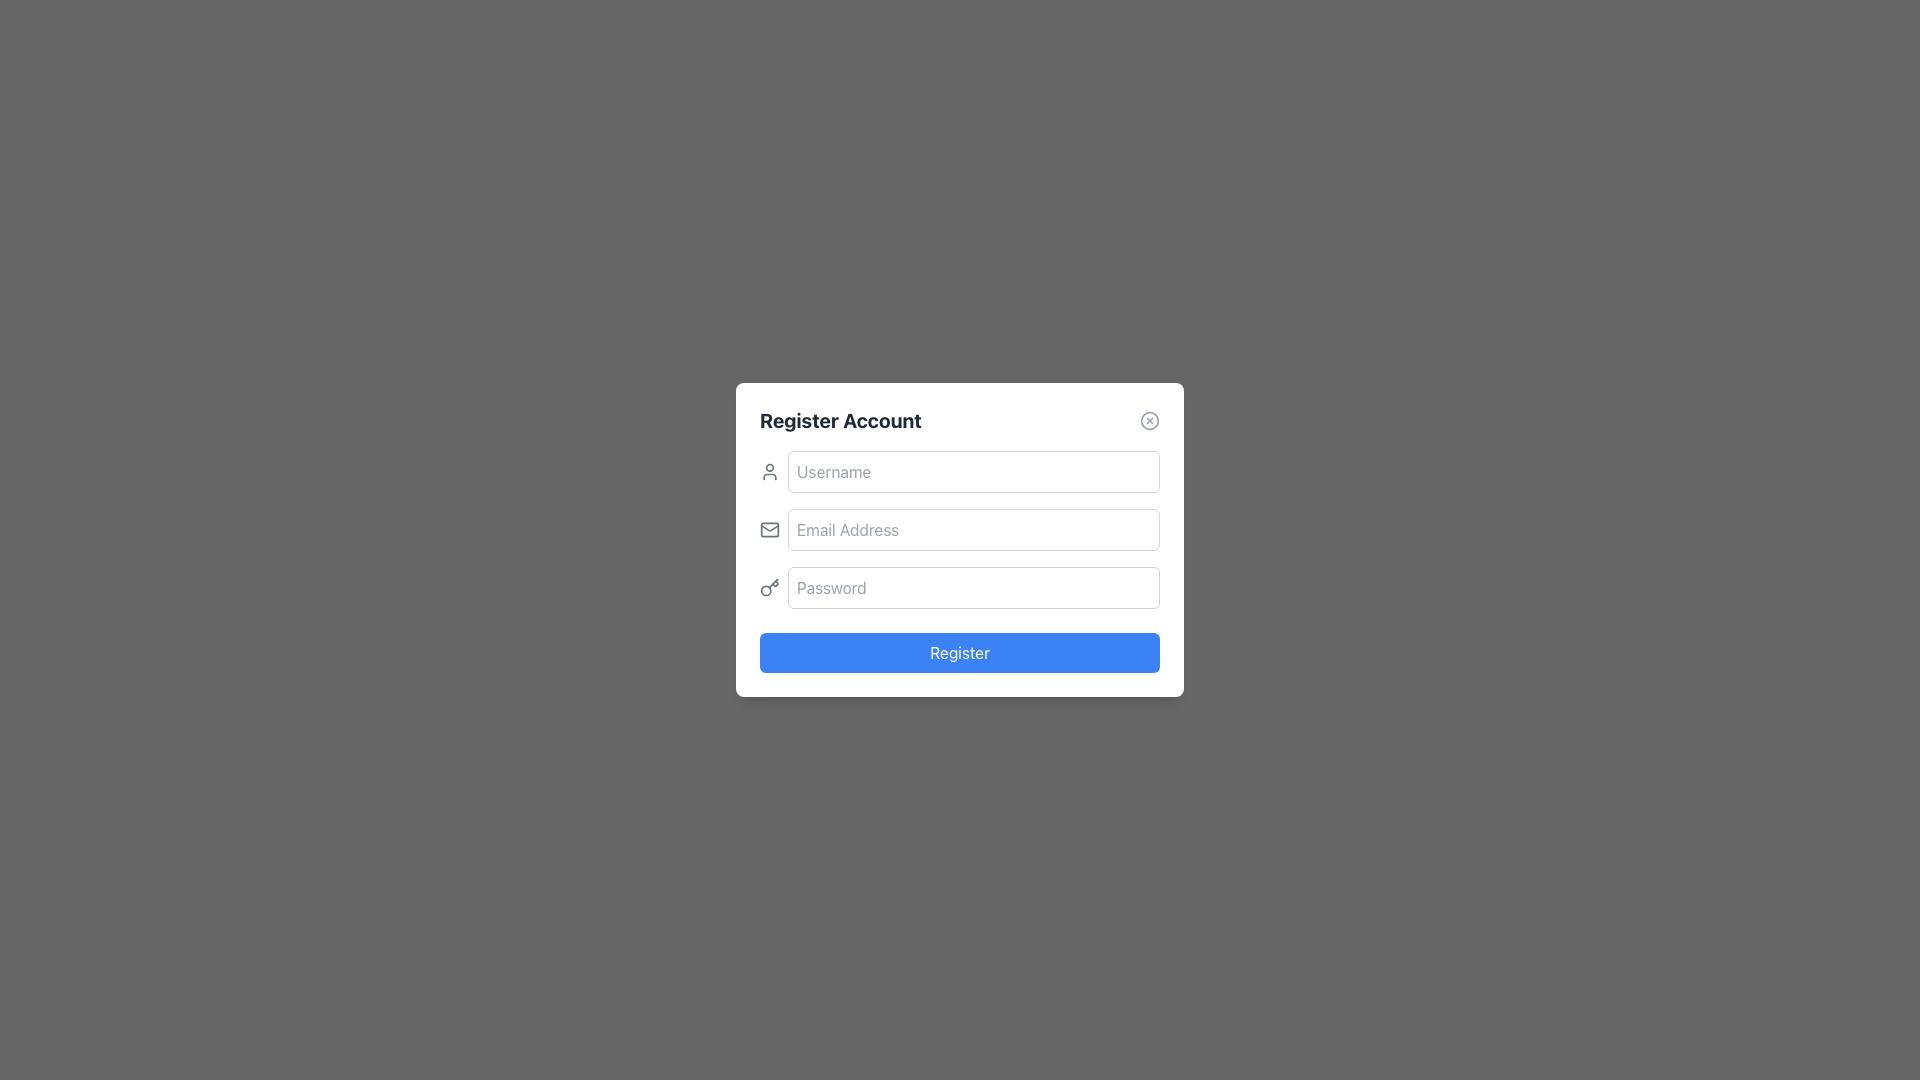  I want to click on the 'Email Address' input field located under the 'Register Account' title, so click(974, 528).